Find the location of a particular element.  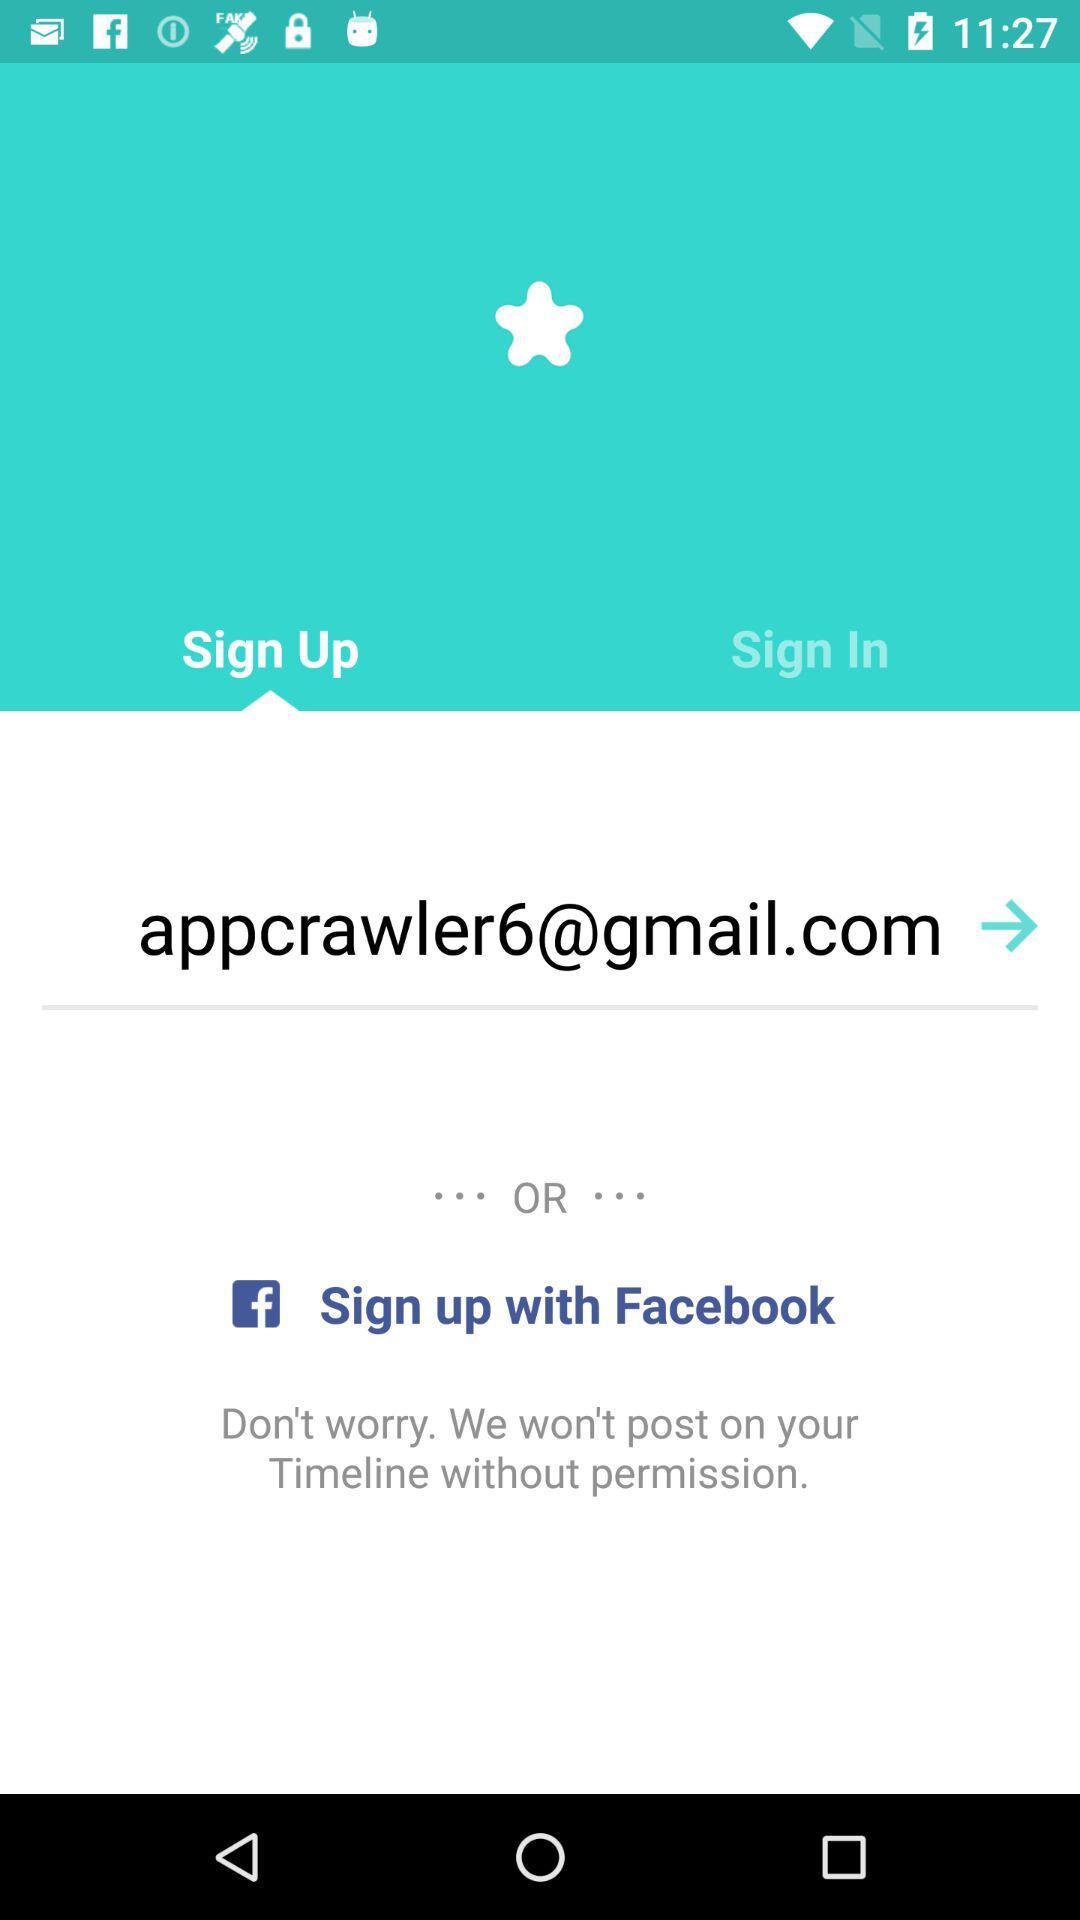

the icon above appcrawler6@gmail.com is located at coordinates (810, 648).